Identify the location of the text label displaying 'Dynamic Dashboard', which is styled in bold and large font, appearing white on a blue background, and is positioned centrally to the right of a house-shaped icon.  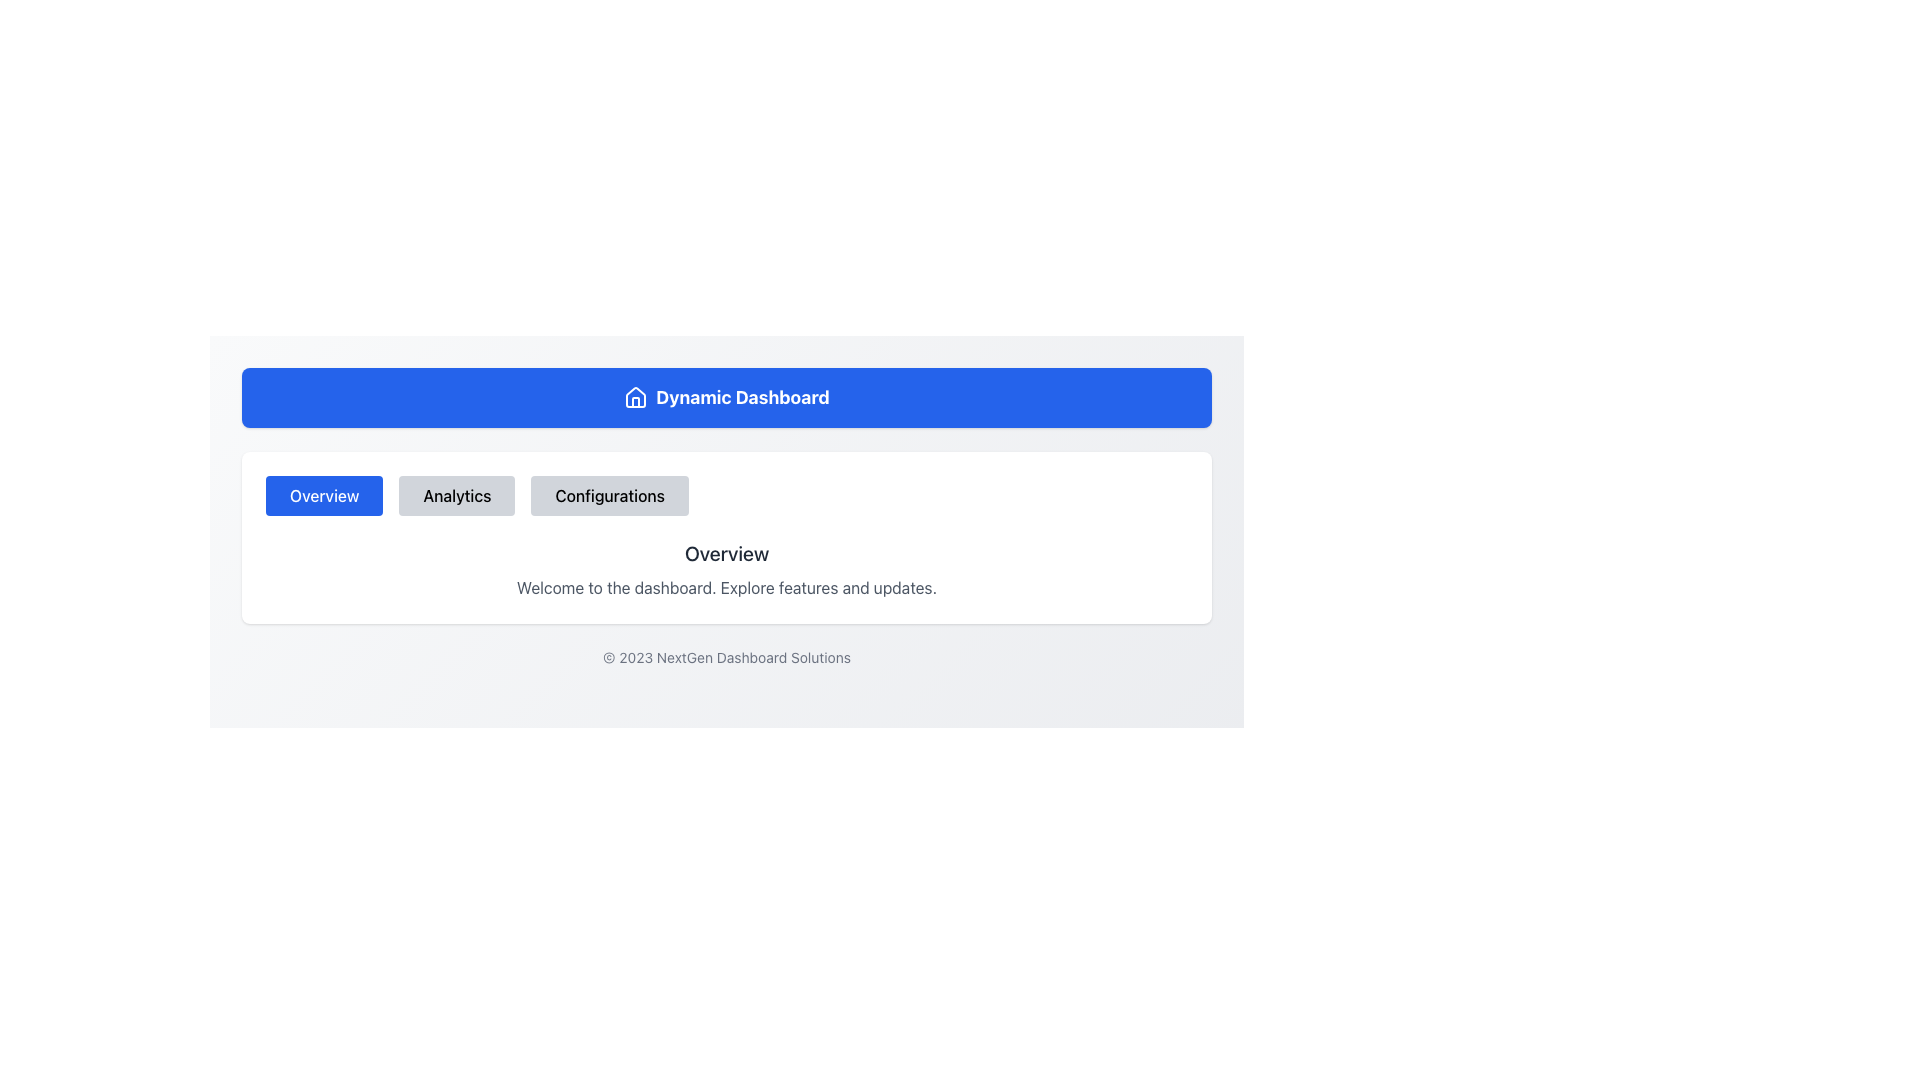
(742, 397).